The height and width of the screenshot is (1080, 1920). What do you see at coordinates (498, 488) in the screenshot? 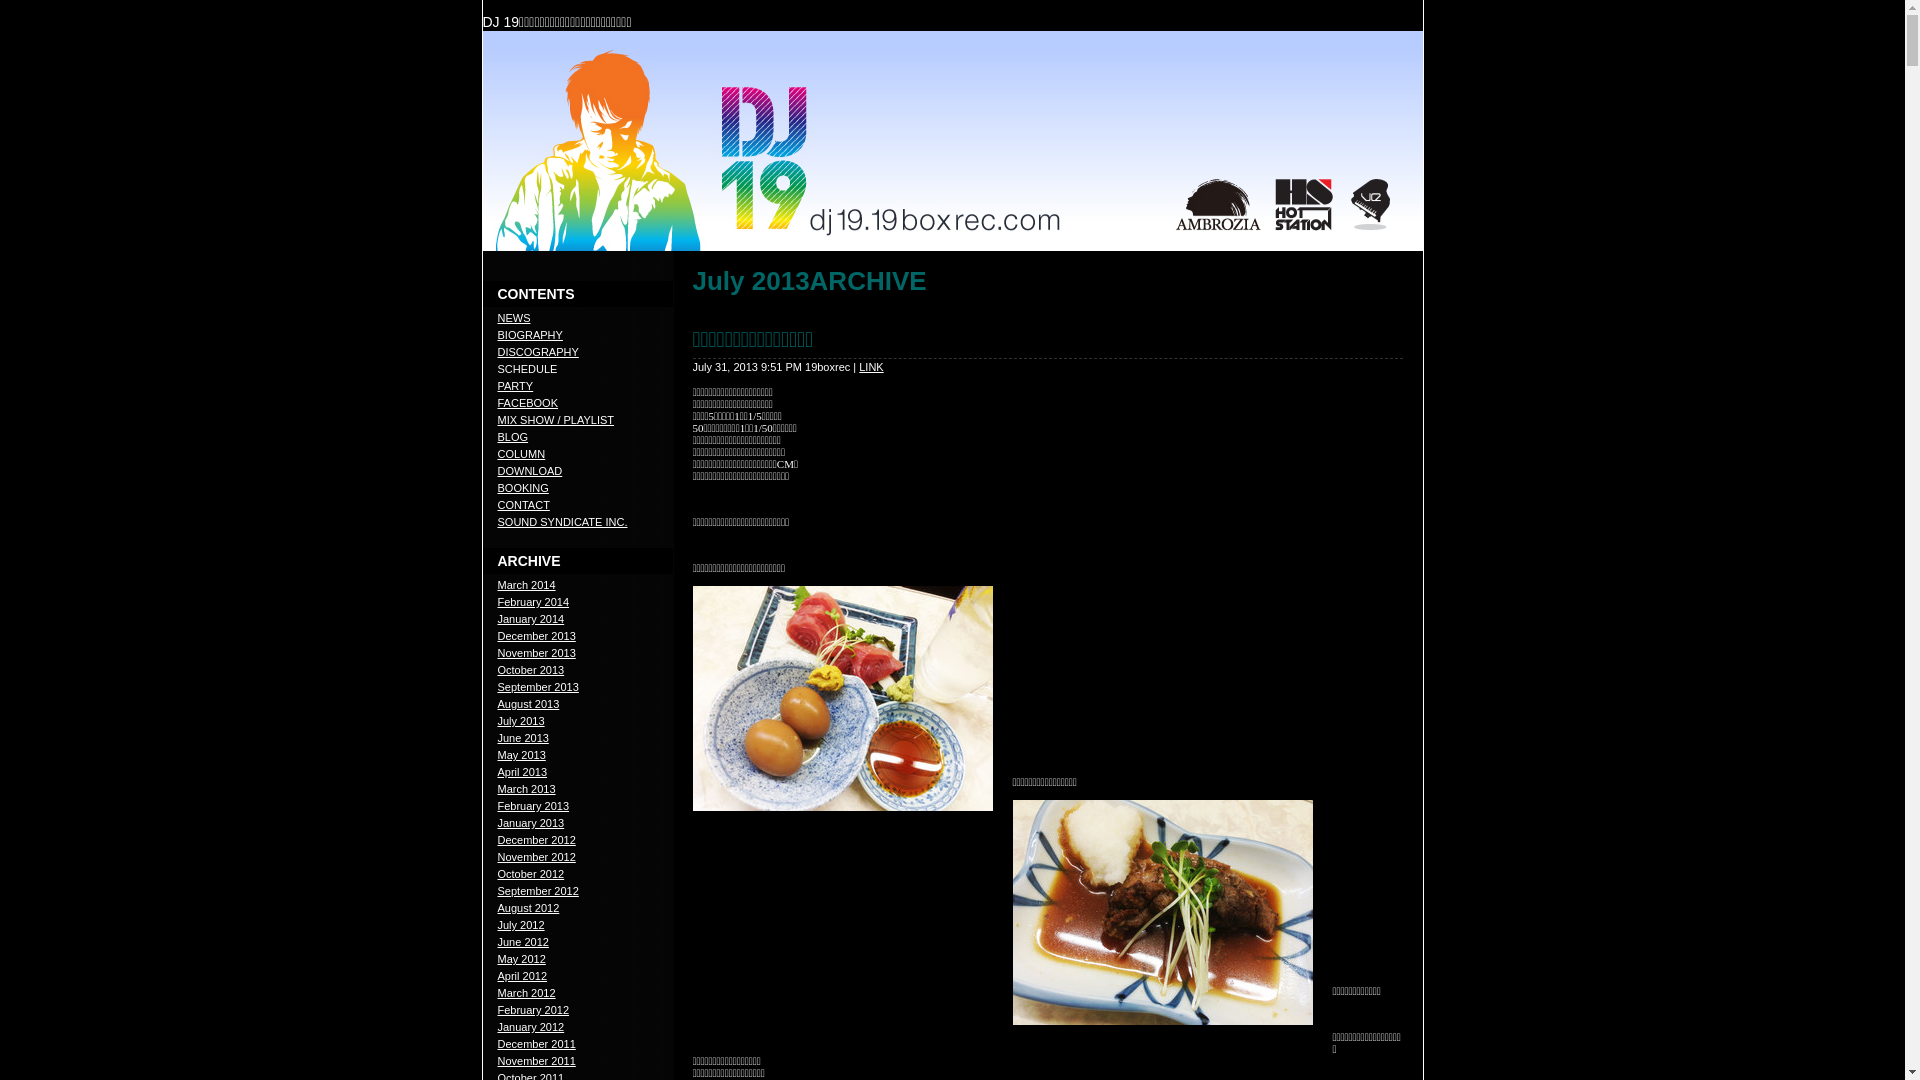
I see `'BOOKING'` at bounding box center [498, 488].